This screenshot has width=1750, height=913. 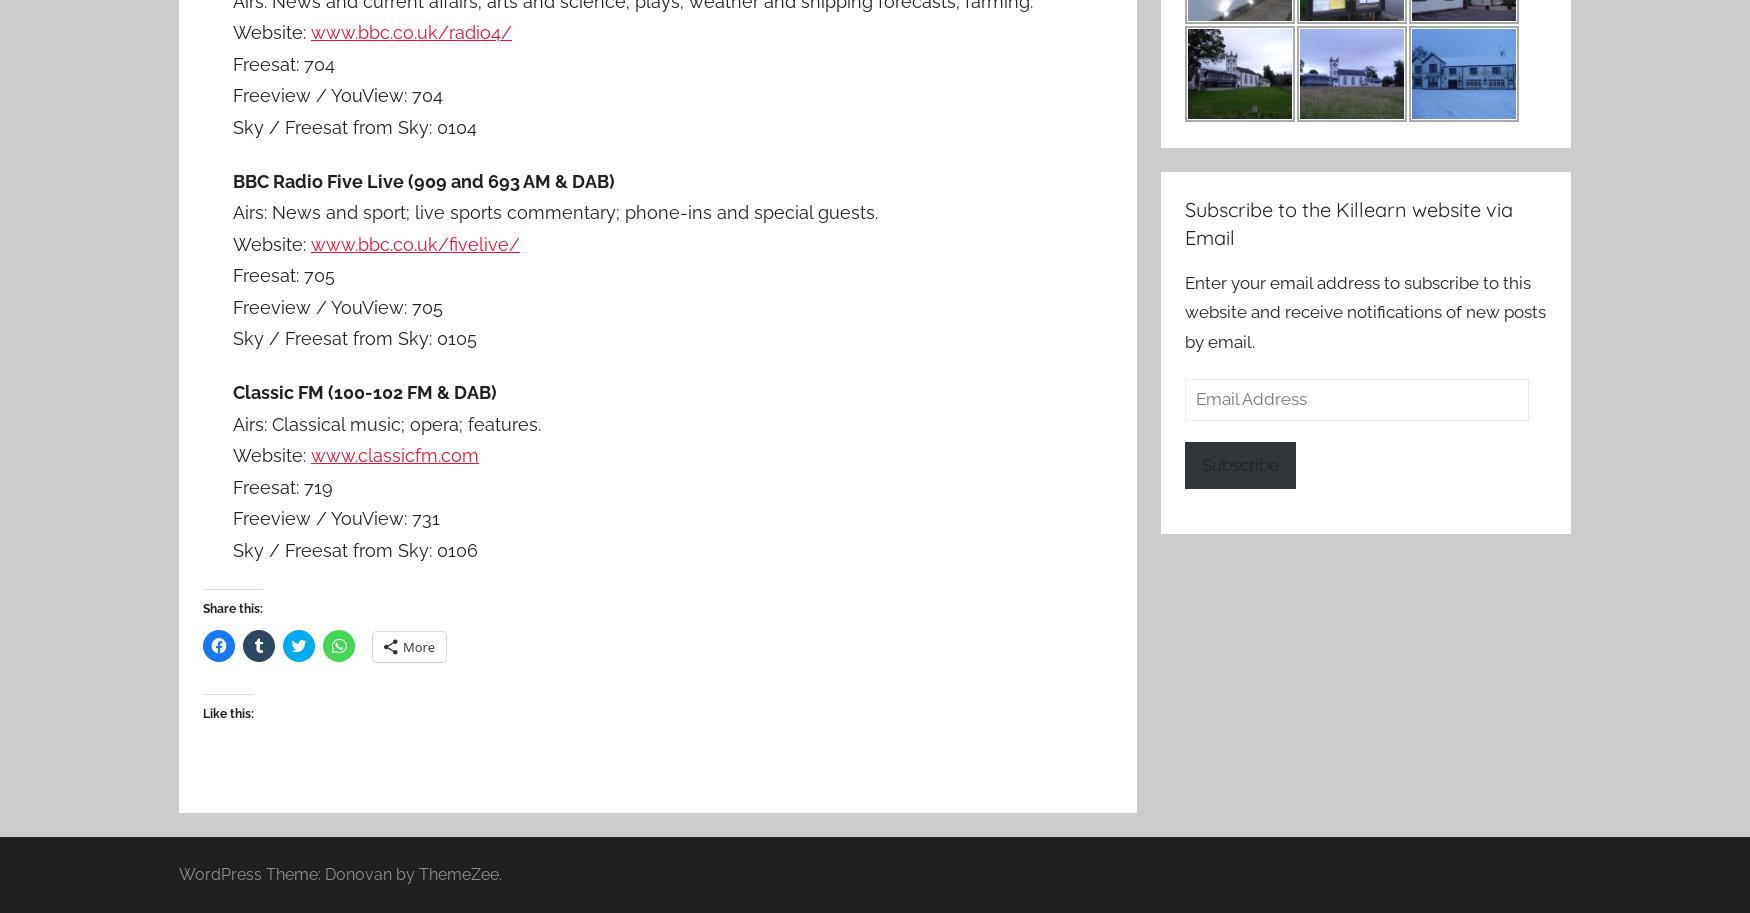 I want to click on 'Sky / Freesat from Sky: 0104', so click(x=355, y=125).